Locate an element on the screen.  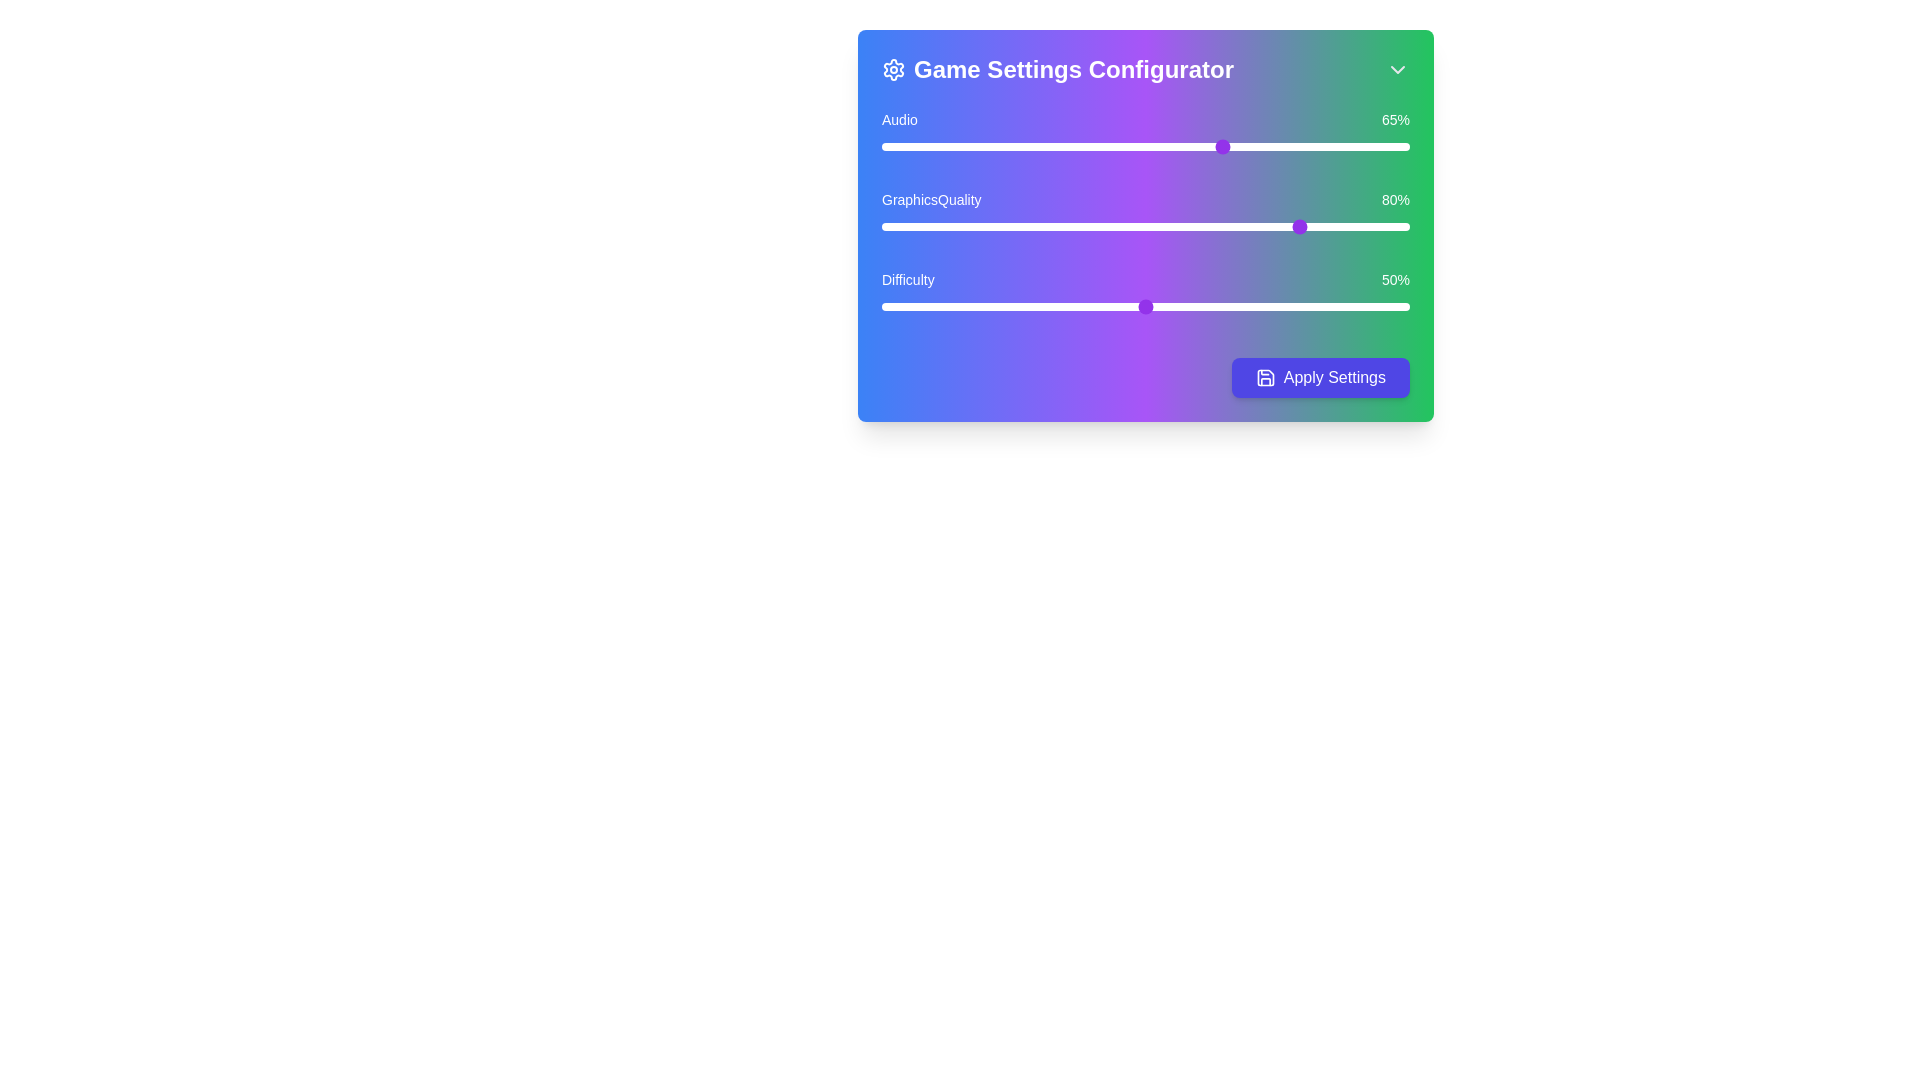
Graphics Quality is located at coordinates (1182, 226).